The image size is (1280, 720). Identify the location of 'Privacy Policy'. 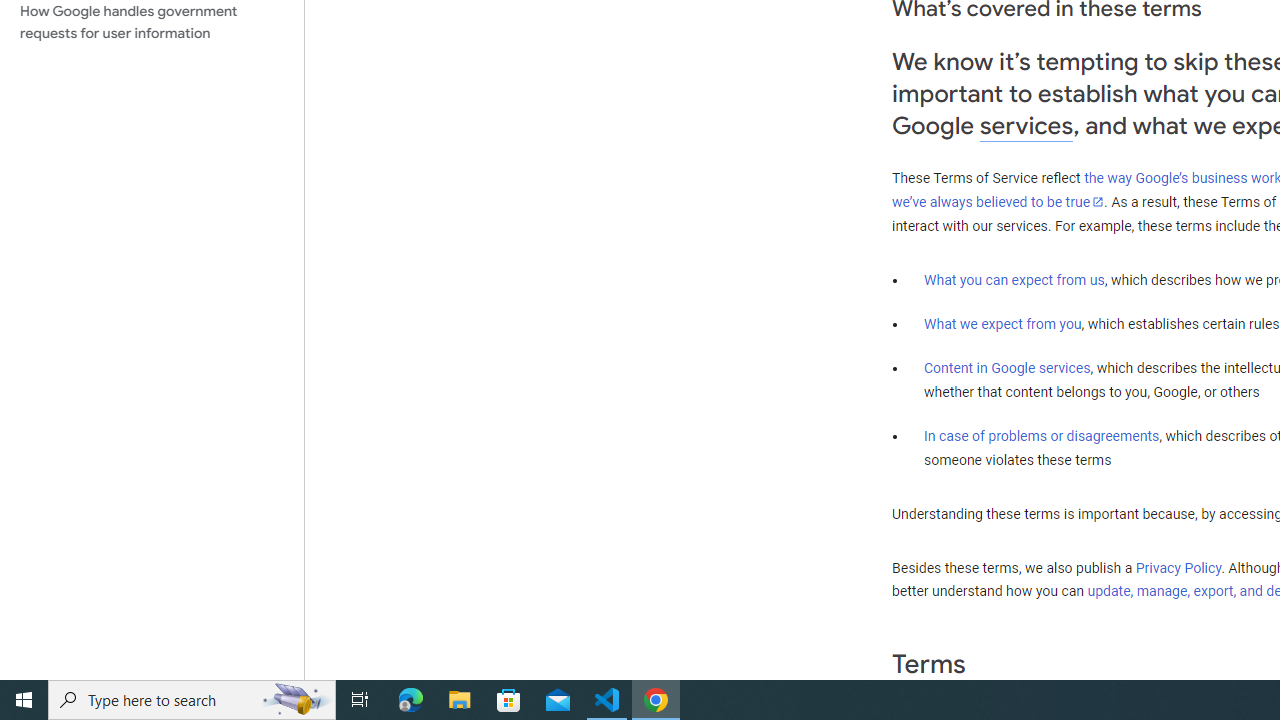
(1178, 567).